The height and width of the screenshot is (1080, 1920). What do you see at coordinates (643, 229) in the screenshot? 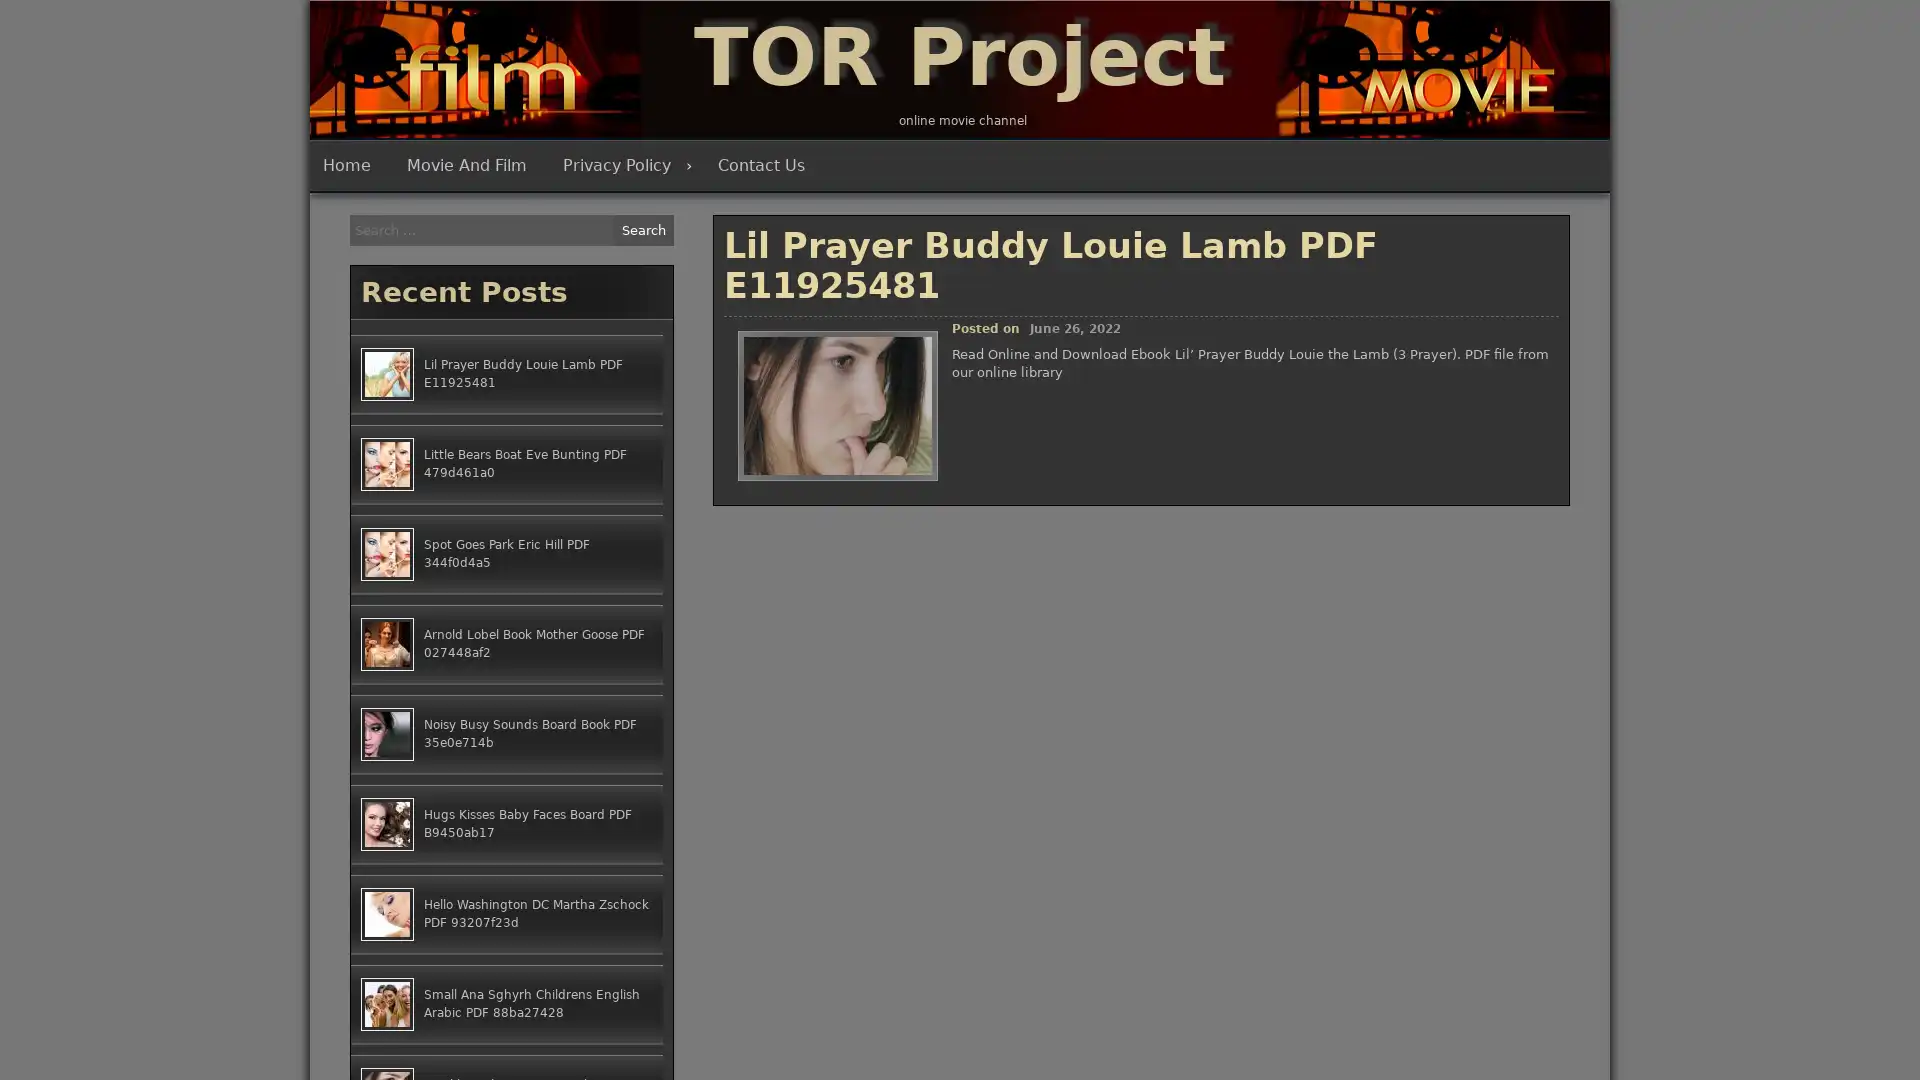
I see `Search` at bounding box center [643, 229].